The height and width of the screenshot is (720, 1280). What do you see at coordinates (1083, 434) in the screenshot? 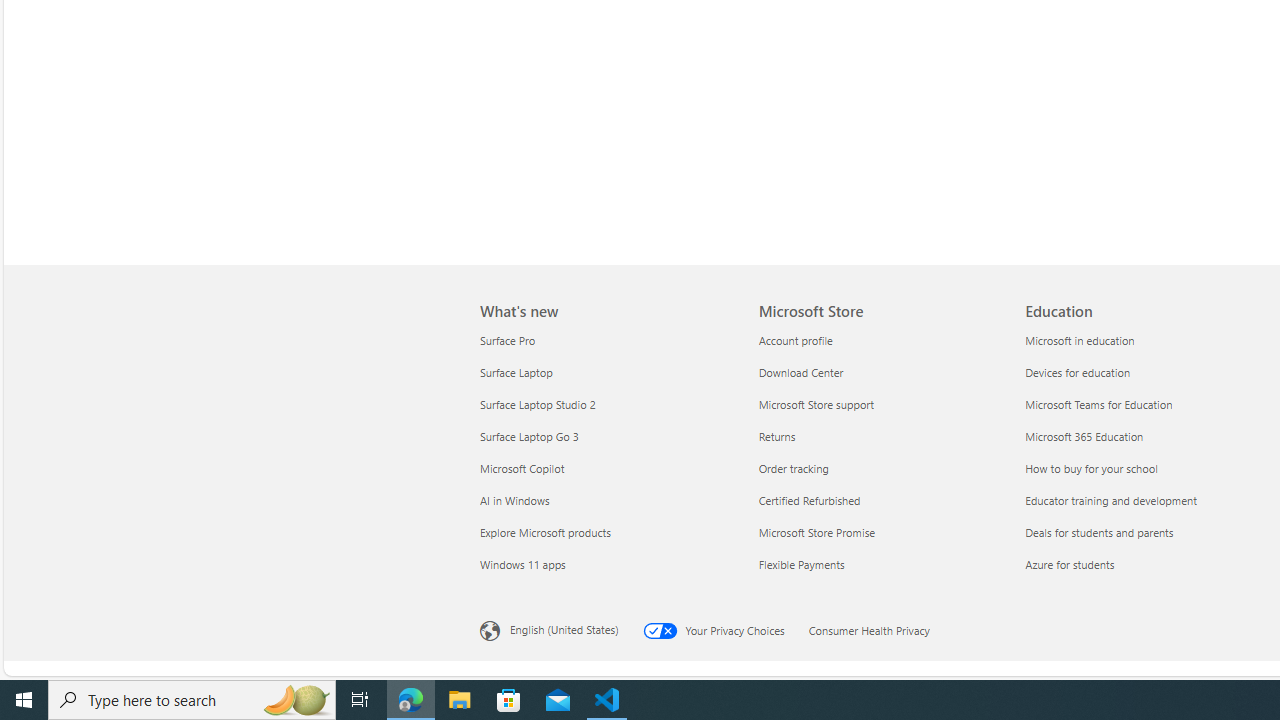
I see `'Microsoft 365 Education Education'` at bounding box center [1083, 434].